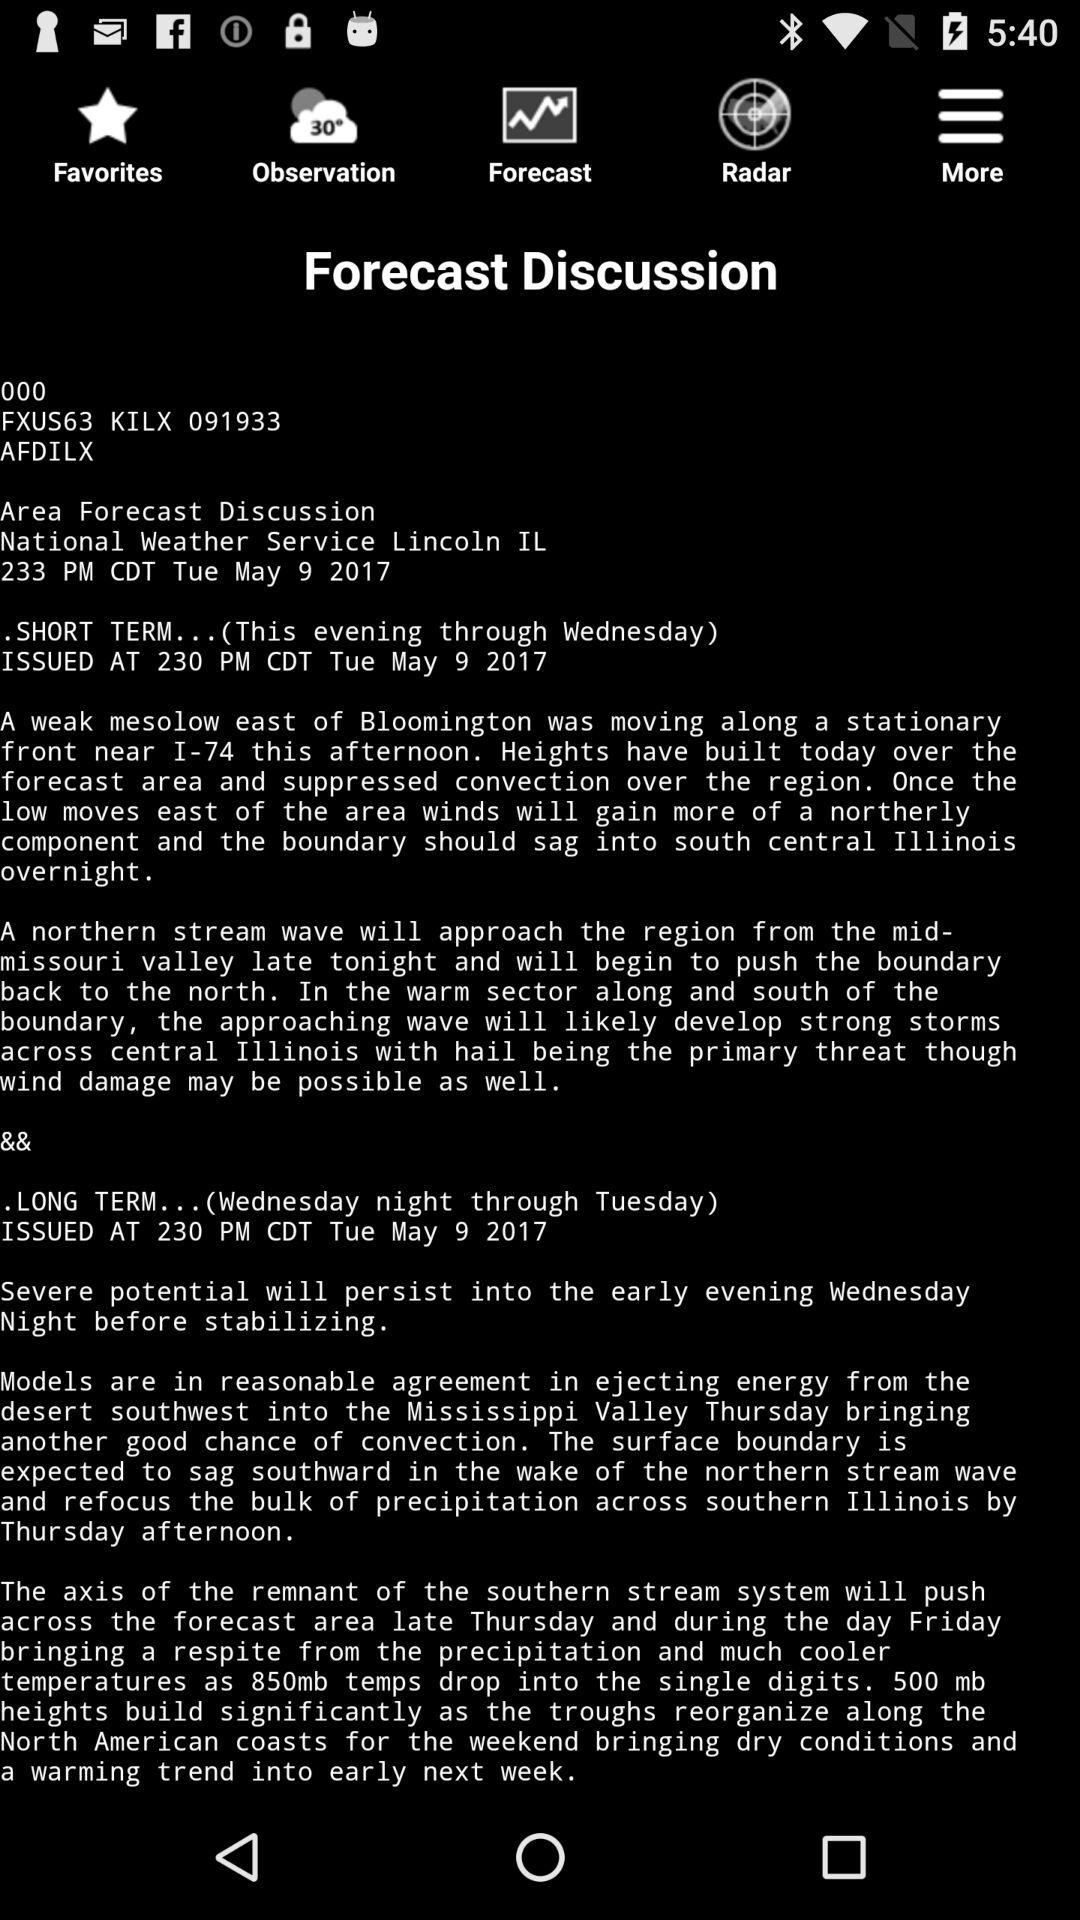  I want to click on radar icon, so click(756, 124).